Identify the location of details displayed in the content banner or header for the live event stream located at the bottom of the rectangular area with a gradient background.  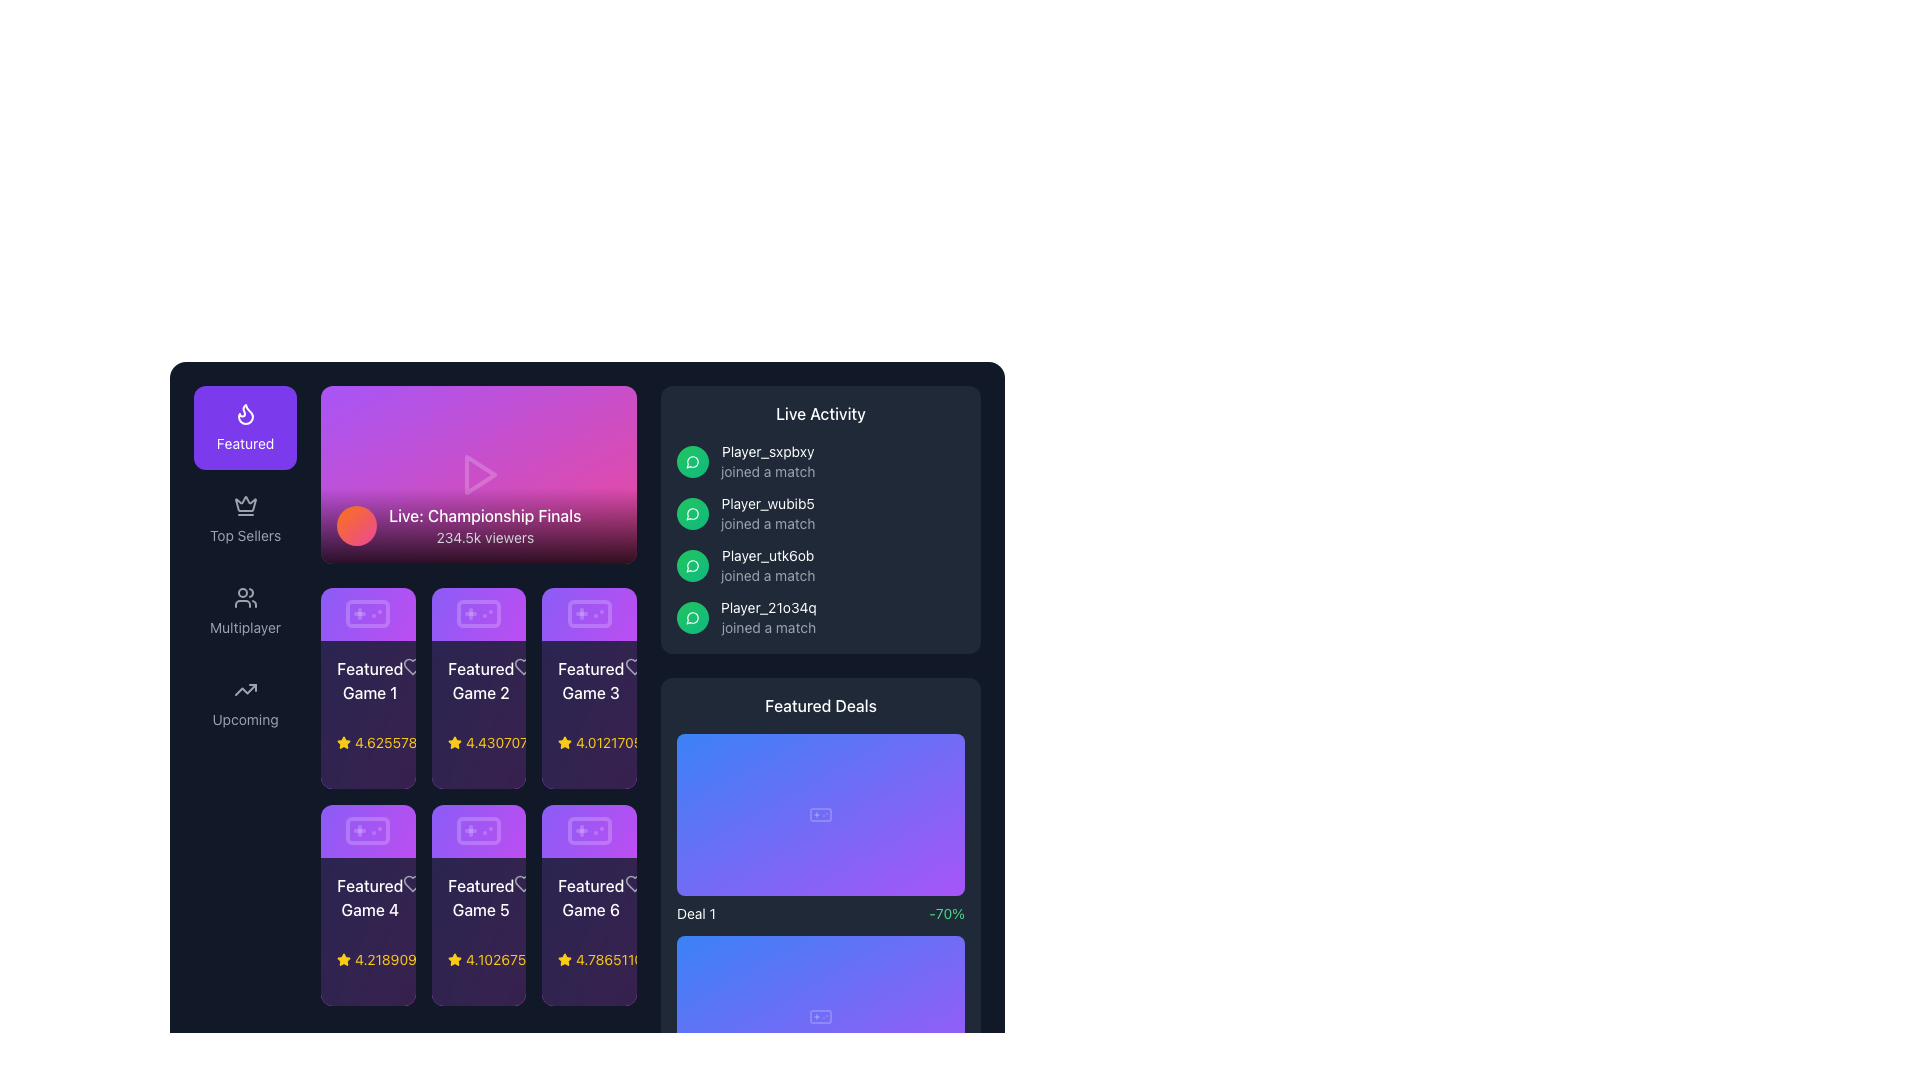
(478, 524).